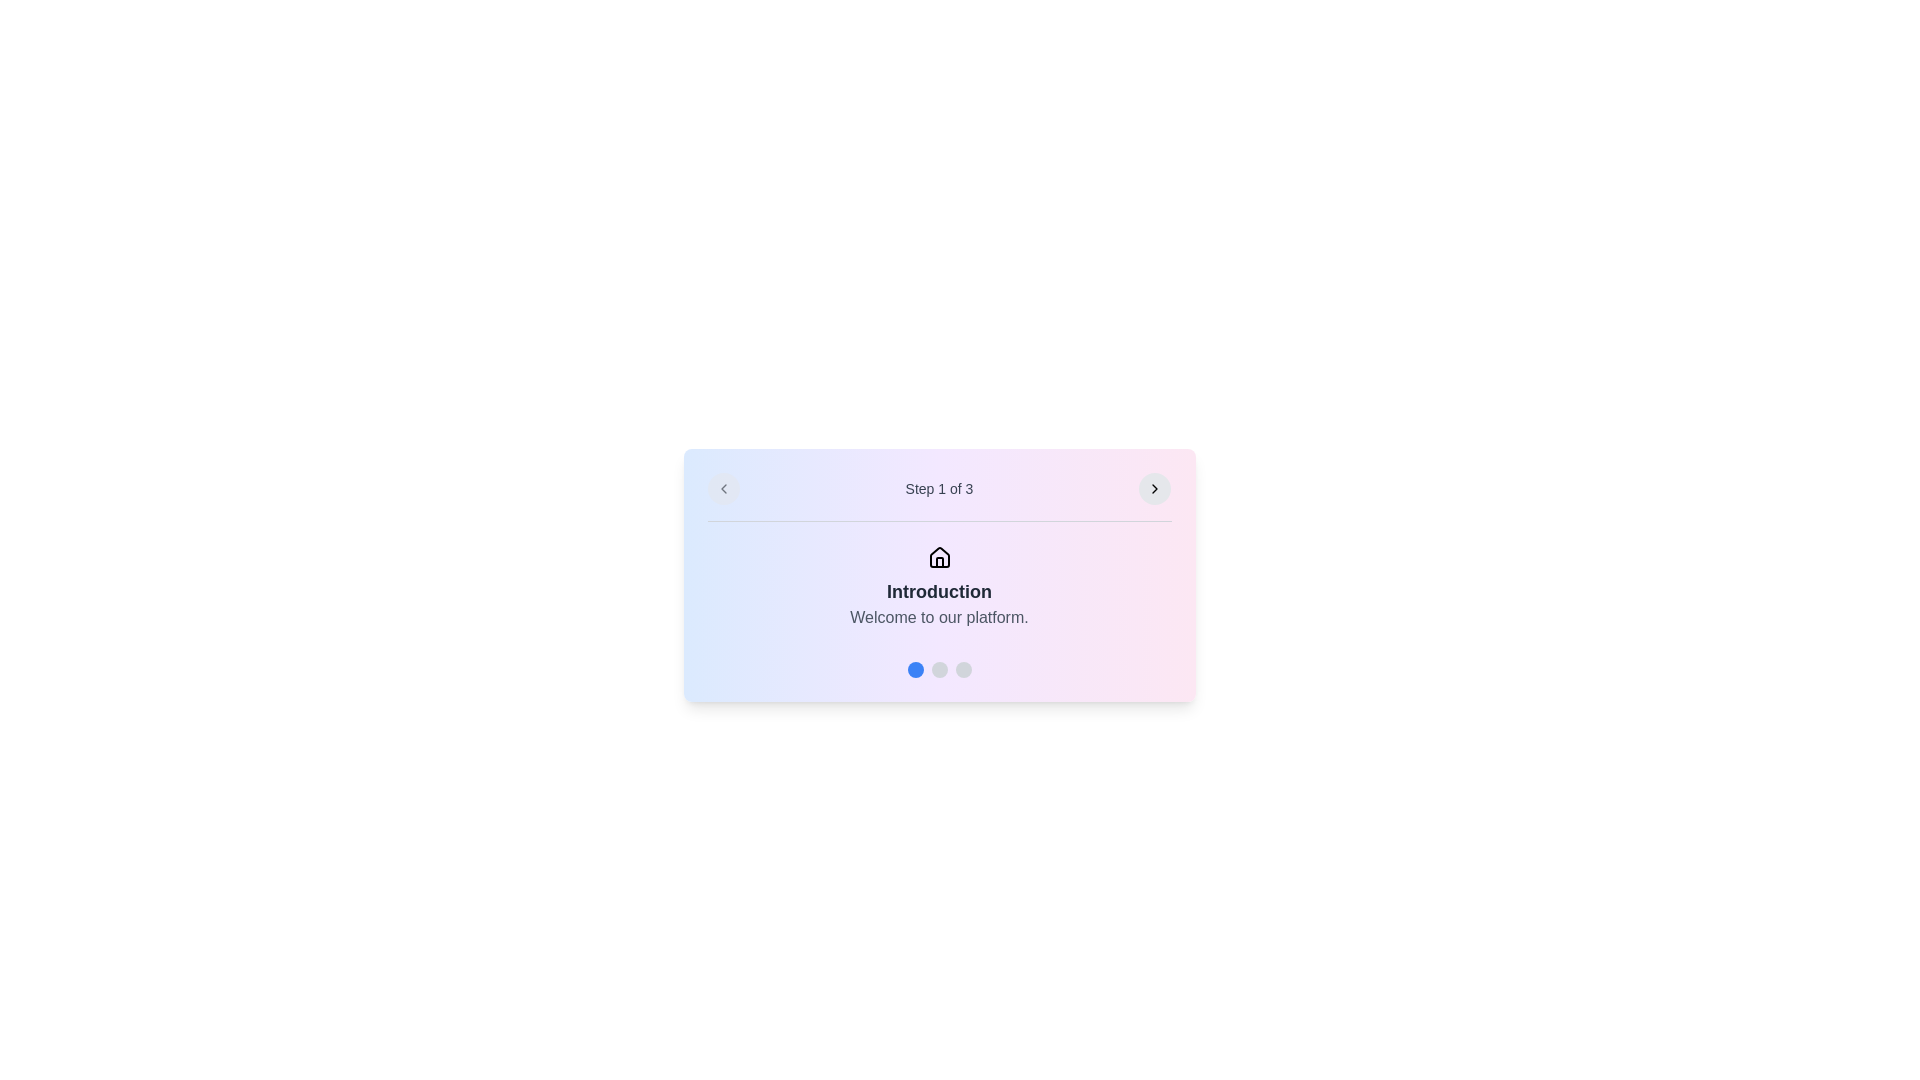  I want to click on the Text label that indicates the current step in a multi-step process, located at the top of the card between two navigation buttons, so click(938, 496).